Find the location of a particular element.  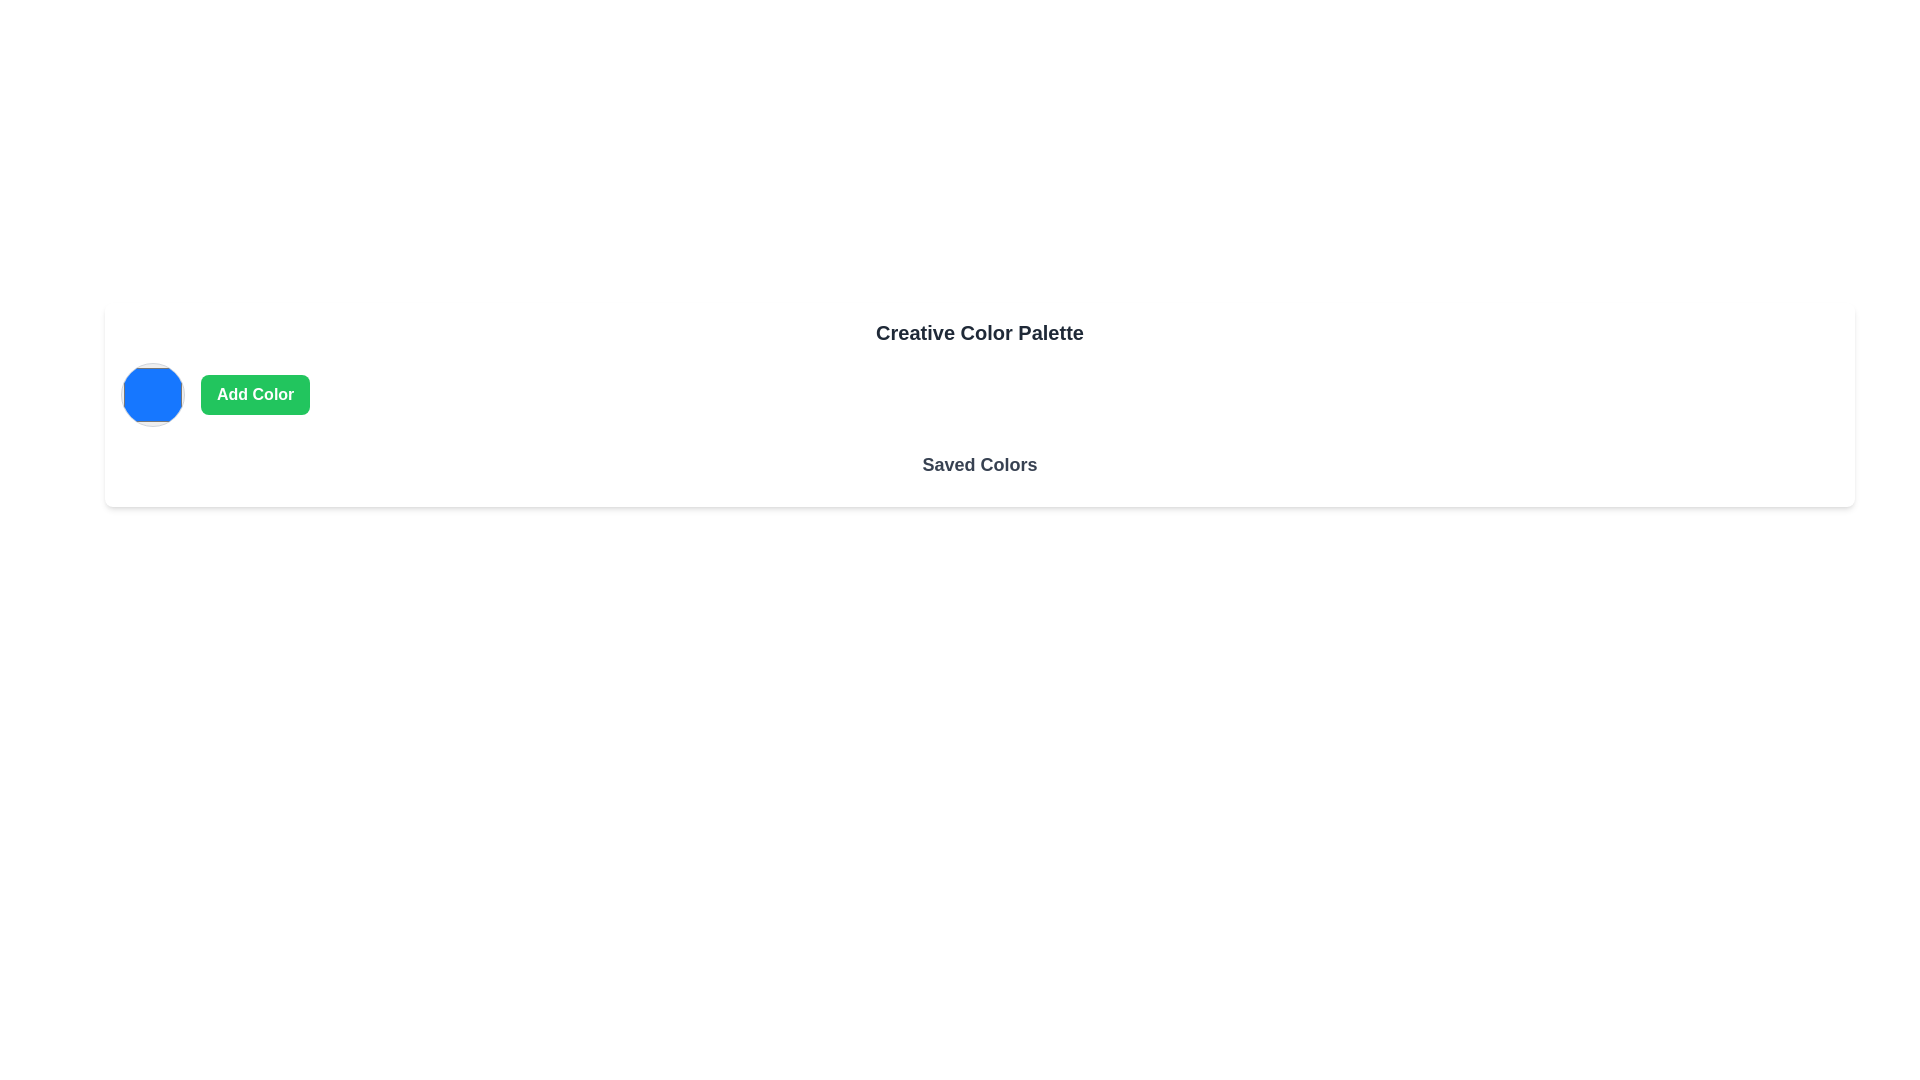

the text label that signifies the section for previously saved color items, located centrally at the bottom of the 'Creative Color Palette' section, below the 'Add Color' button is located at coordinates (979, 470).